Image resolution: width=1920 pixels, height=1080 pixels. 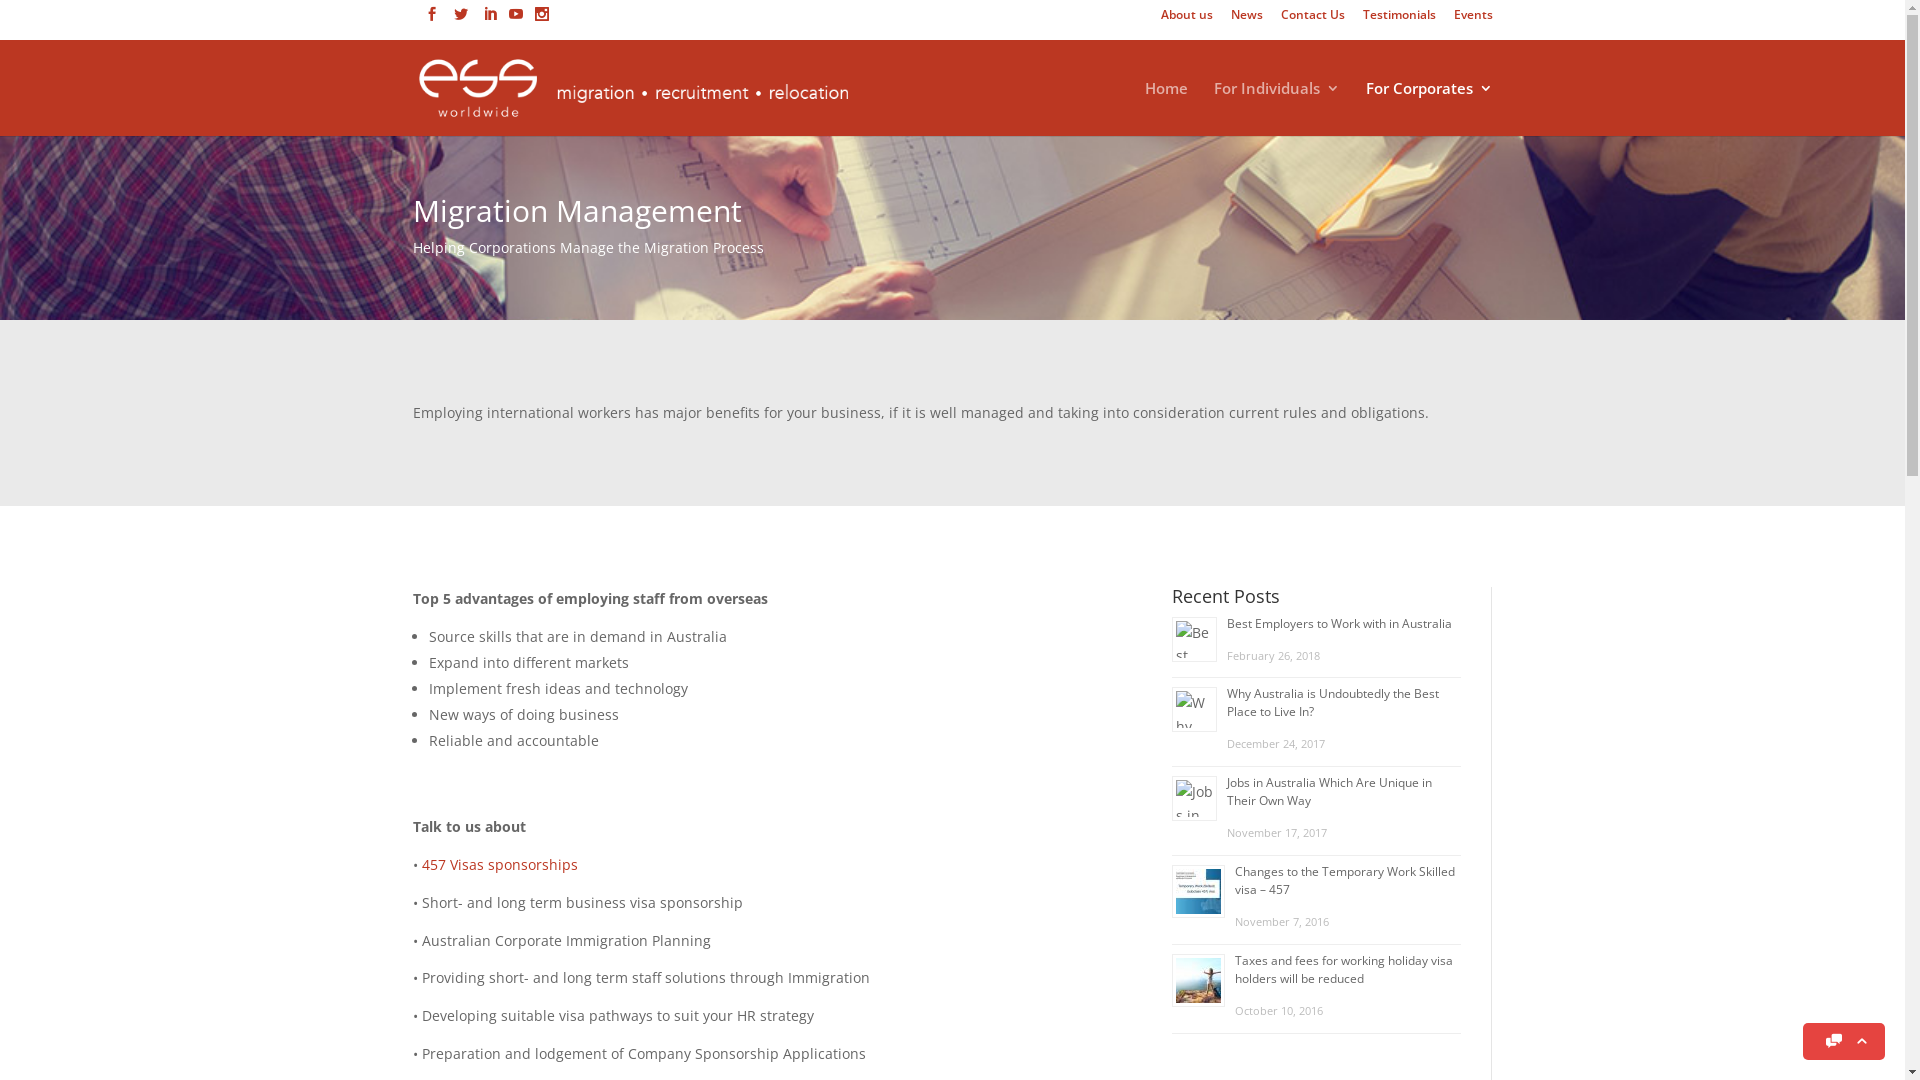 What do you see at coordinates (1454, 19) in the screenshot?
I see `'Events'` at bounding box center [1454, 19].